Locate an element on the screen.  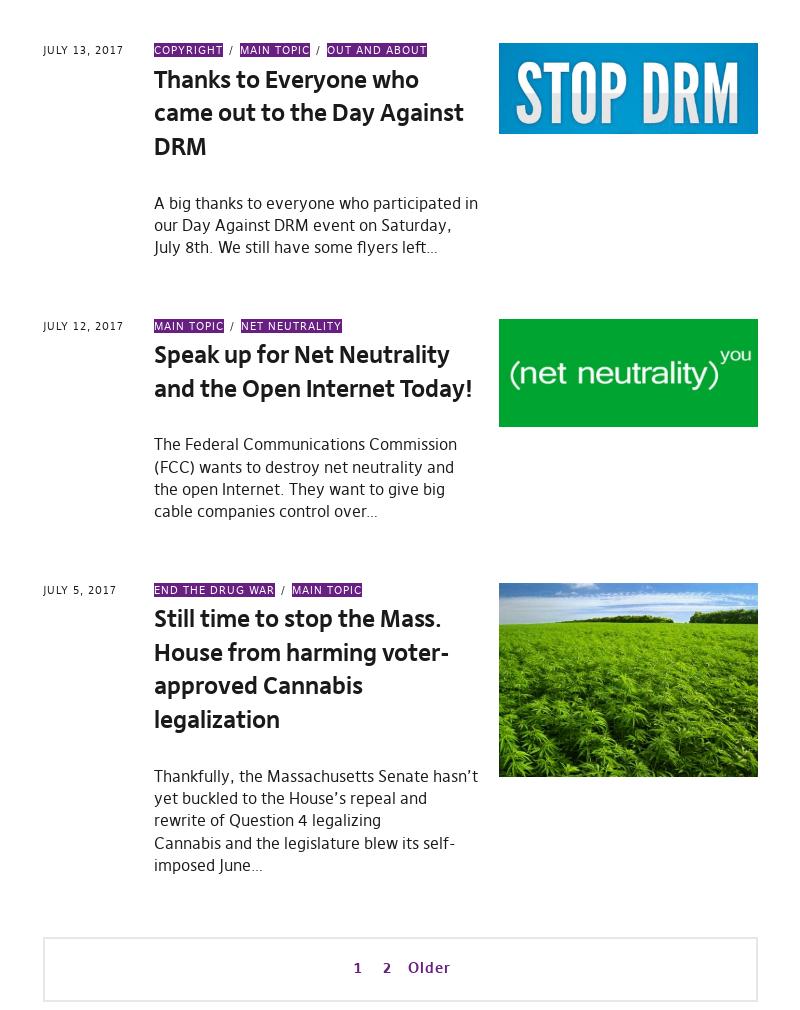
'Older' is located at coordinates (407, 966).